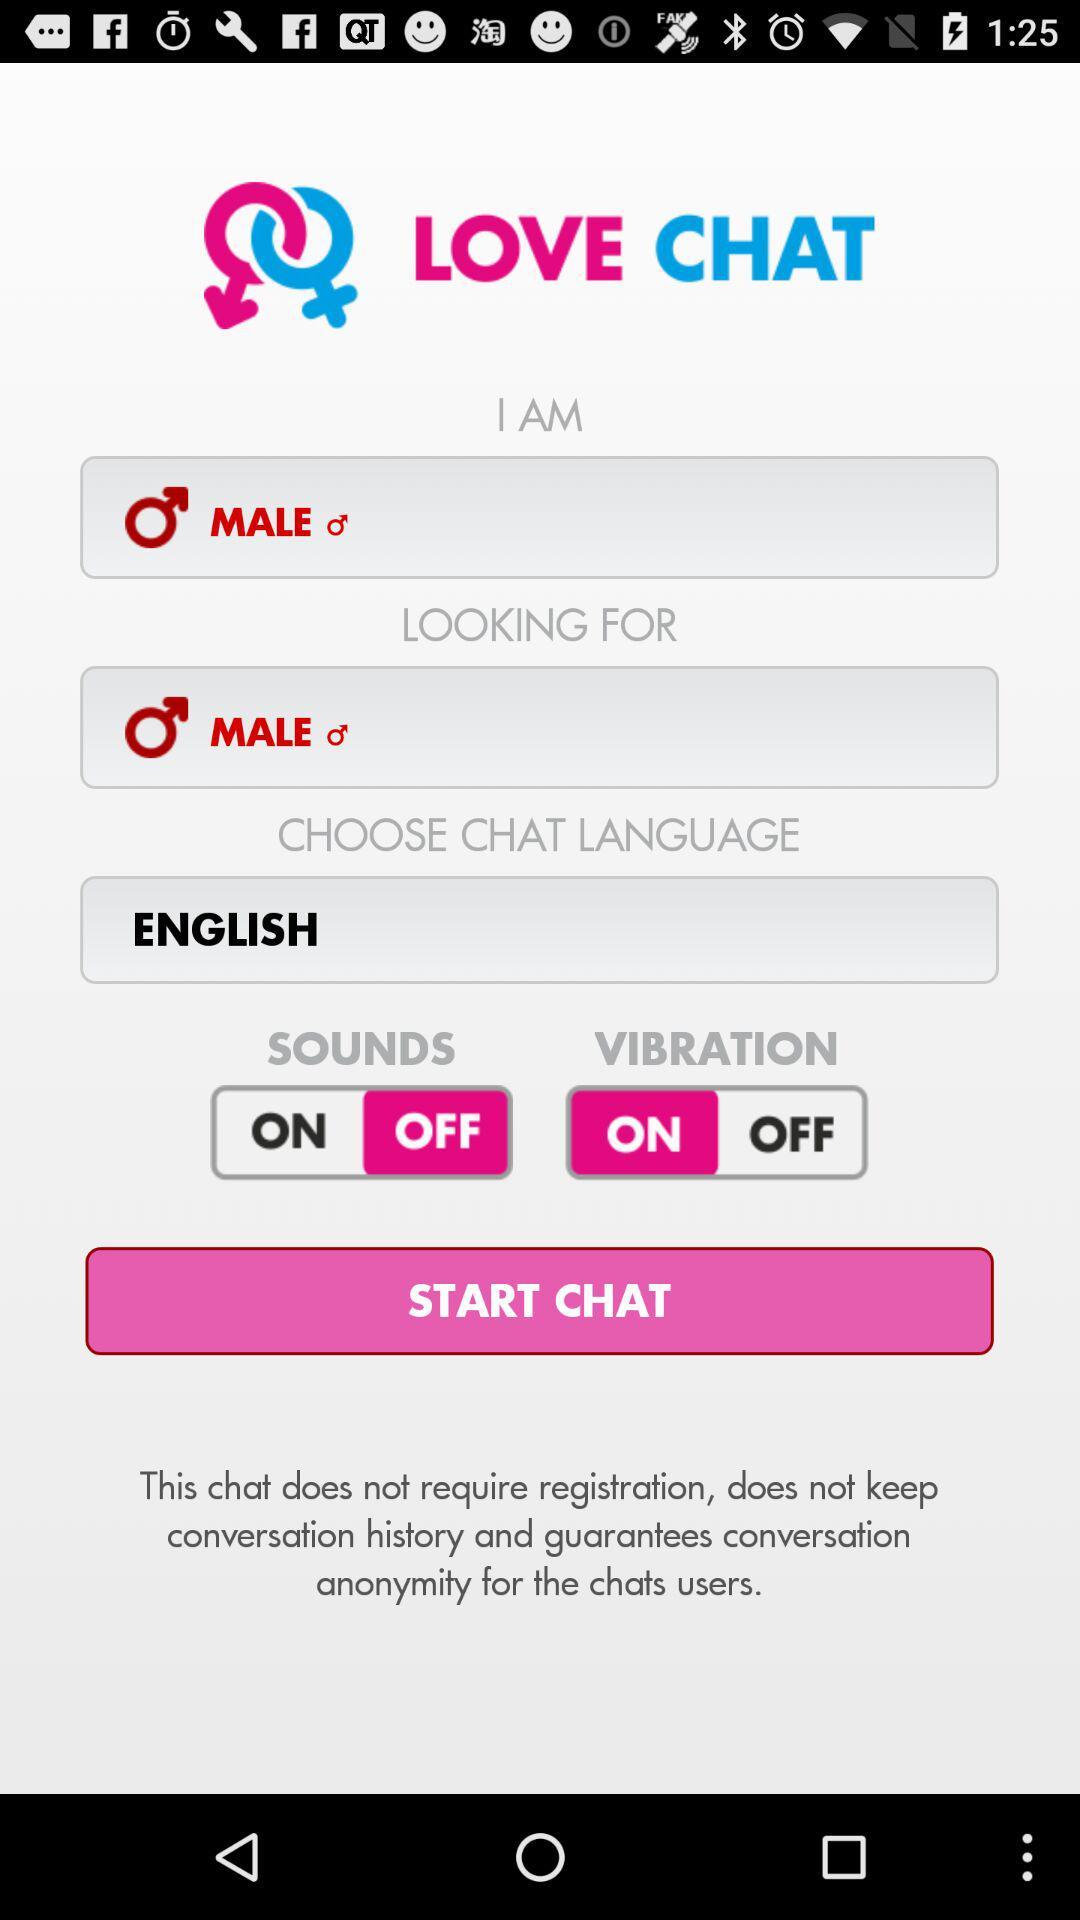 This screenshot has height=1920, width=1080. What do you see at coordinates (538, 1301) in the screenshot?
I see `the start chat` at bounding box center [538, 1301].